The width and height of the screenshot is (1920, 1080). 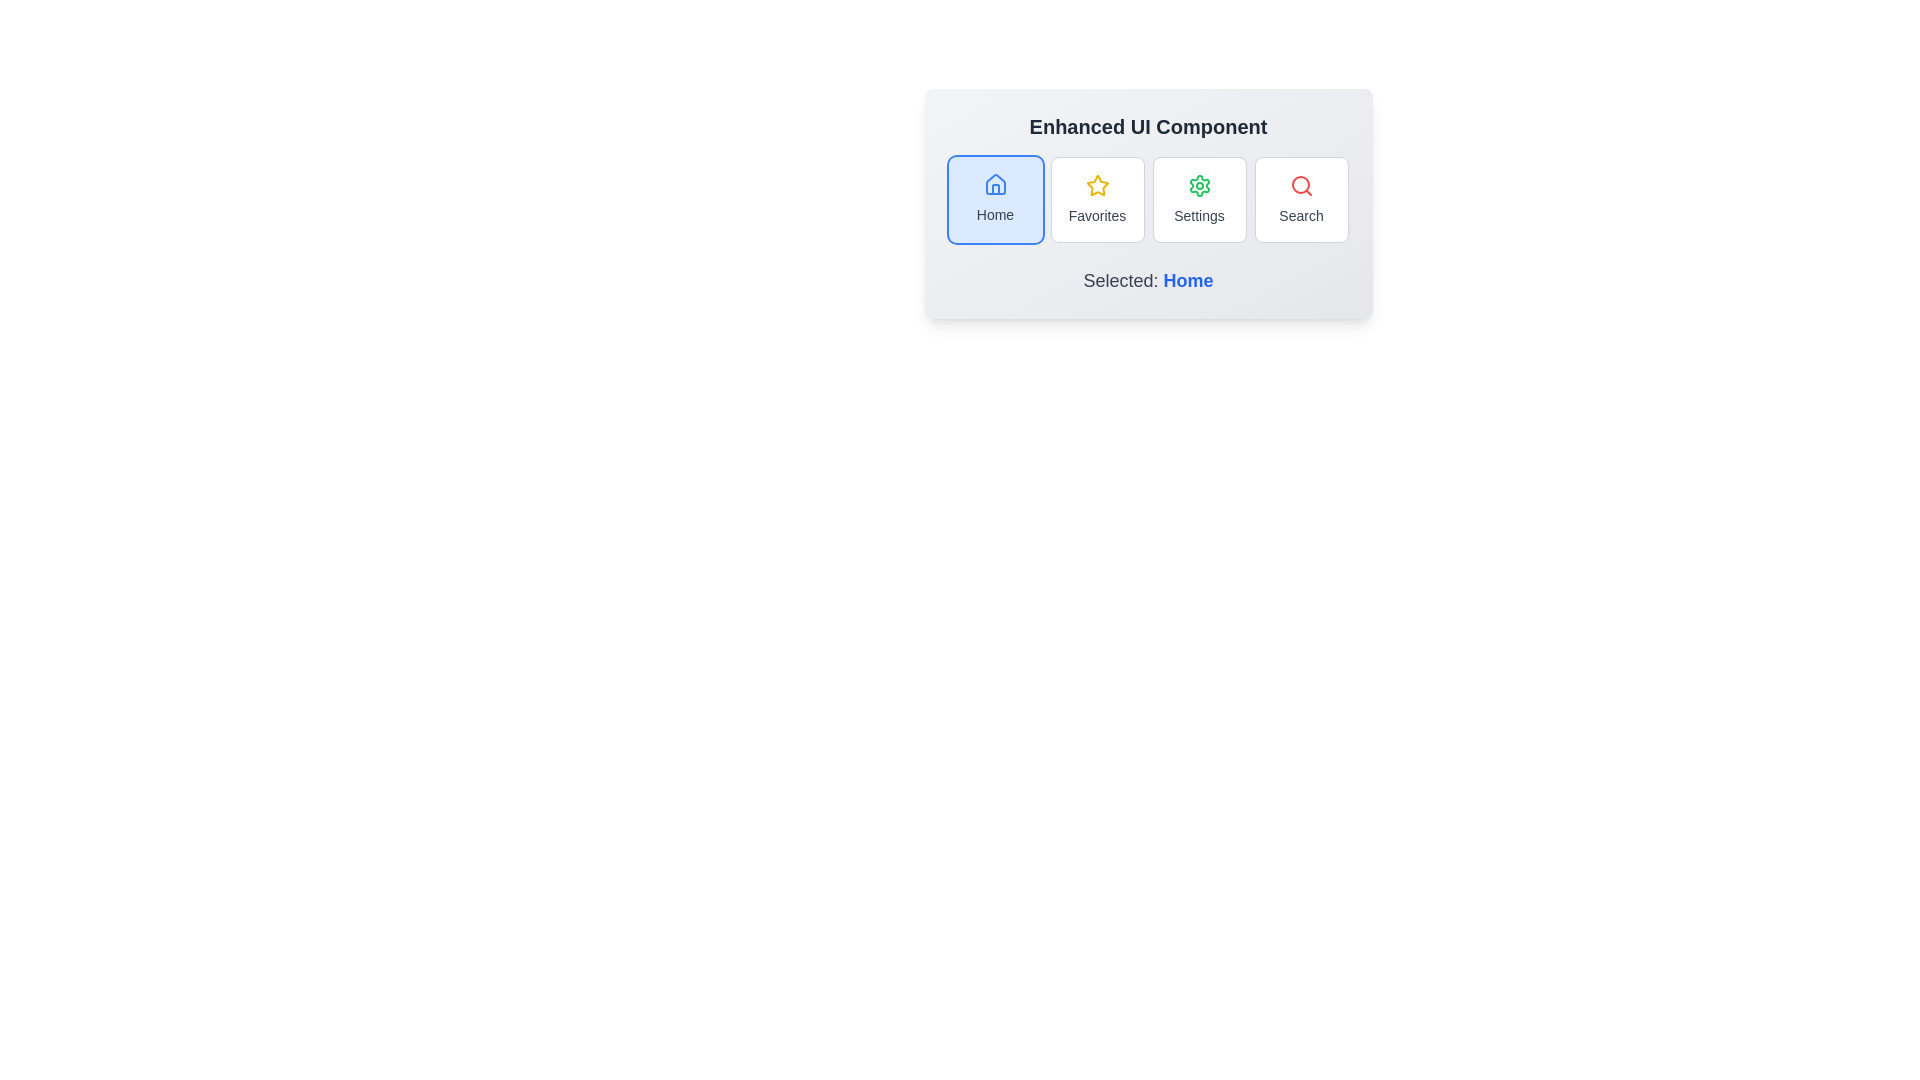 What do you see at coordinates (1148, 281) in the screenshot?
I see `the text element displaying 'Selected: Home', which is centered below the main grid of options` at bounding box center [1148, 281].